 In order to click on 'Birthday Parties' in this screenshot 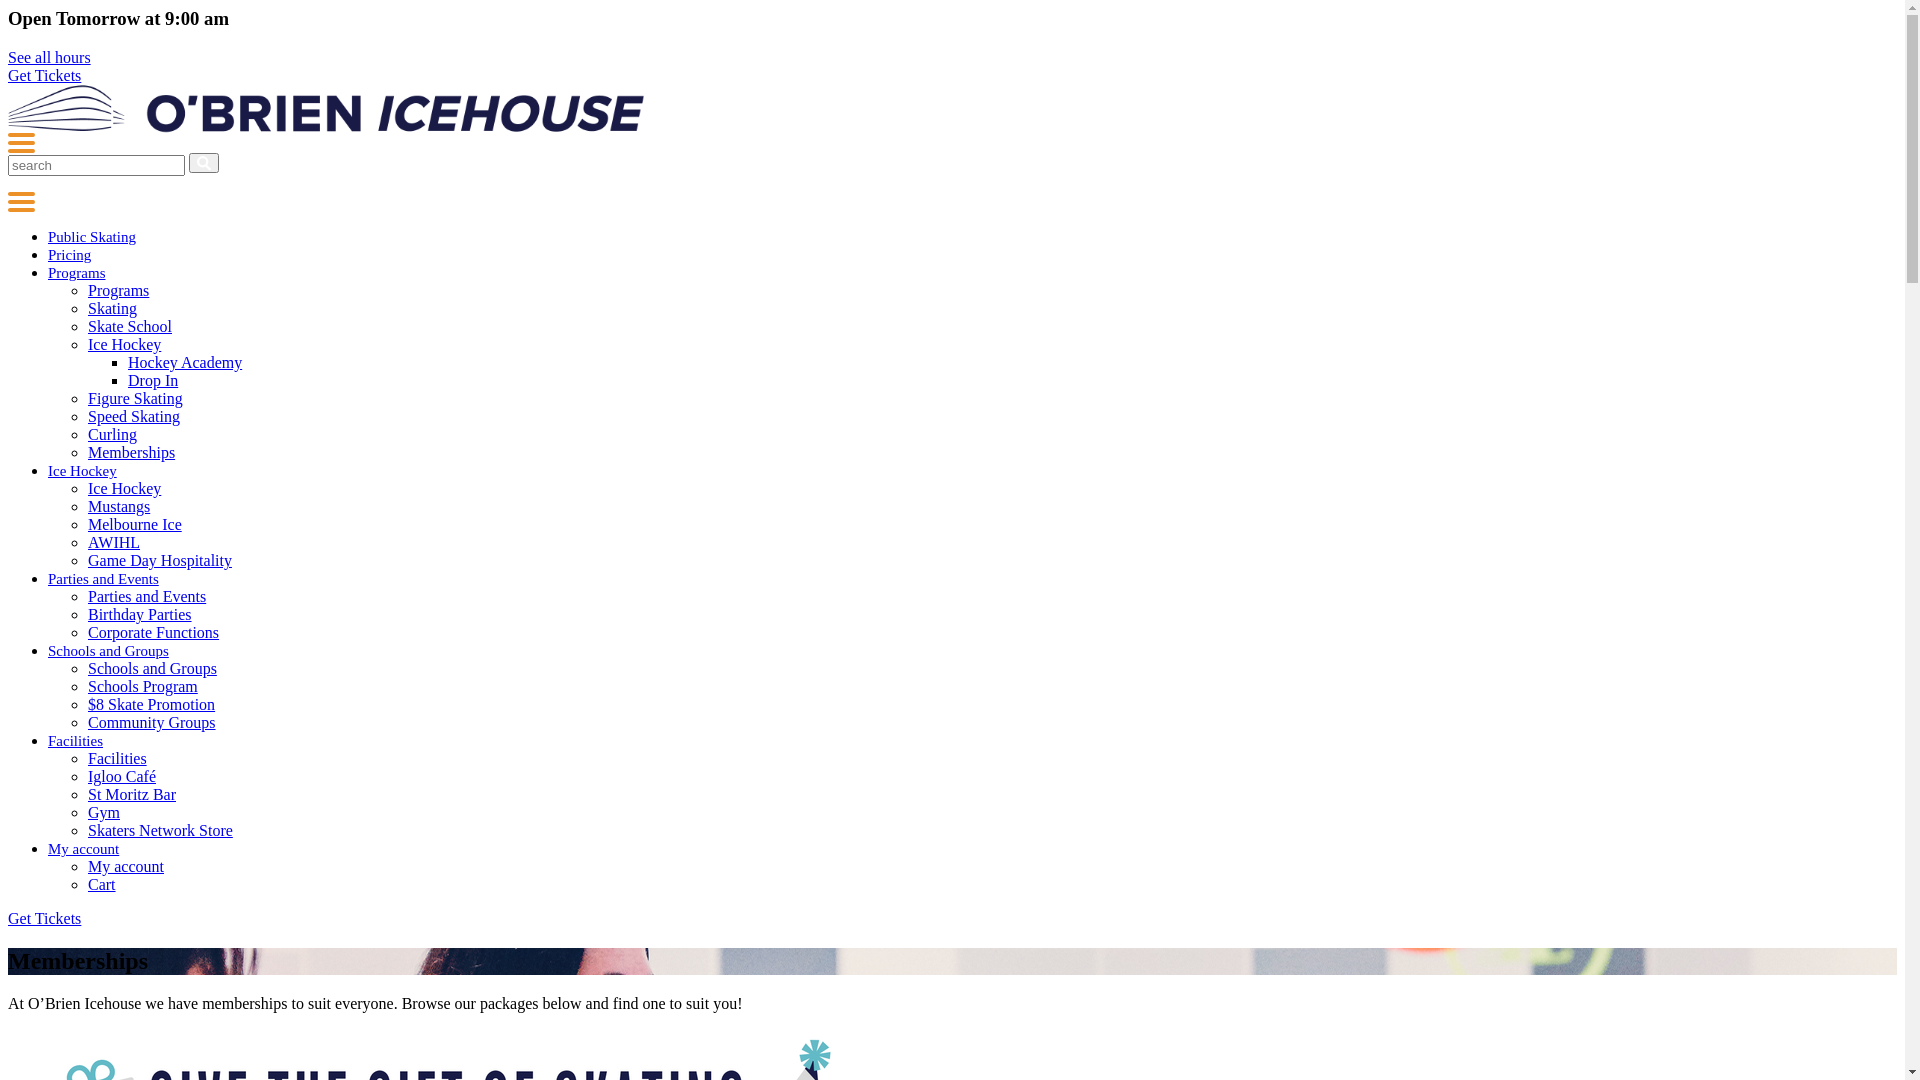, I will do `click(86, 613)`.